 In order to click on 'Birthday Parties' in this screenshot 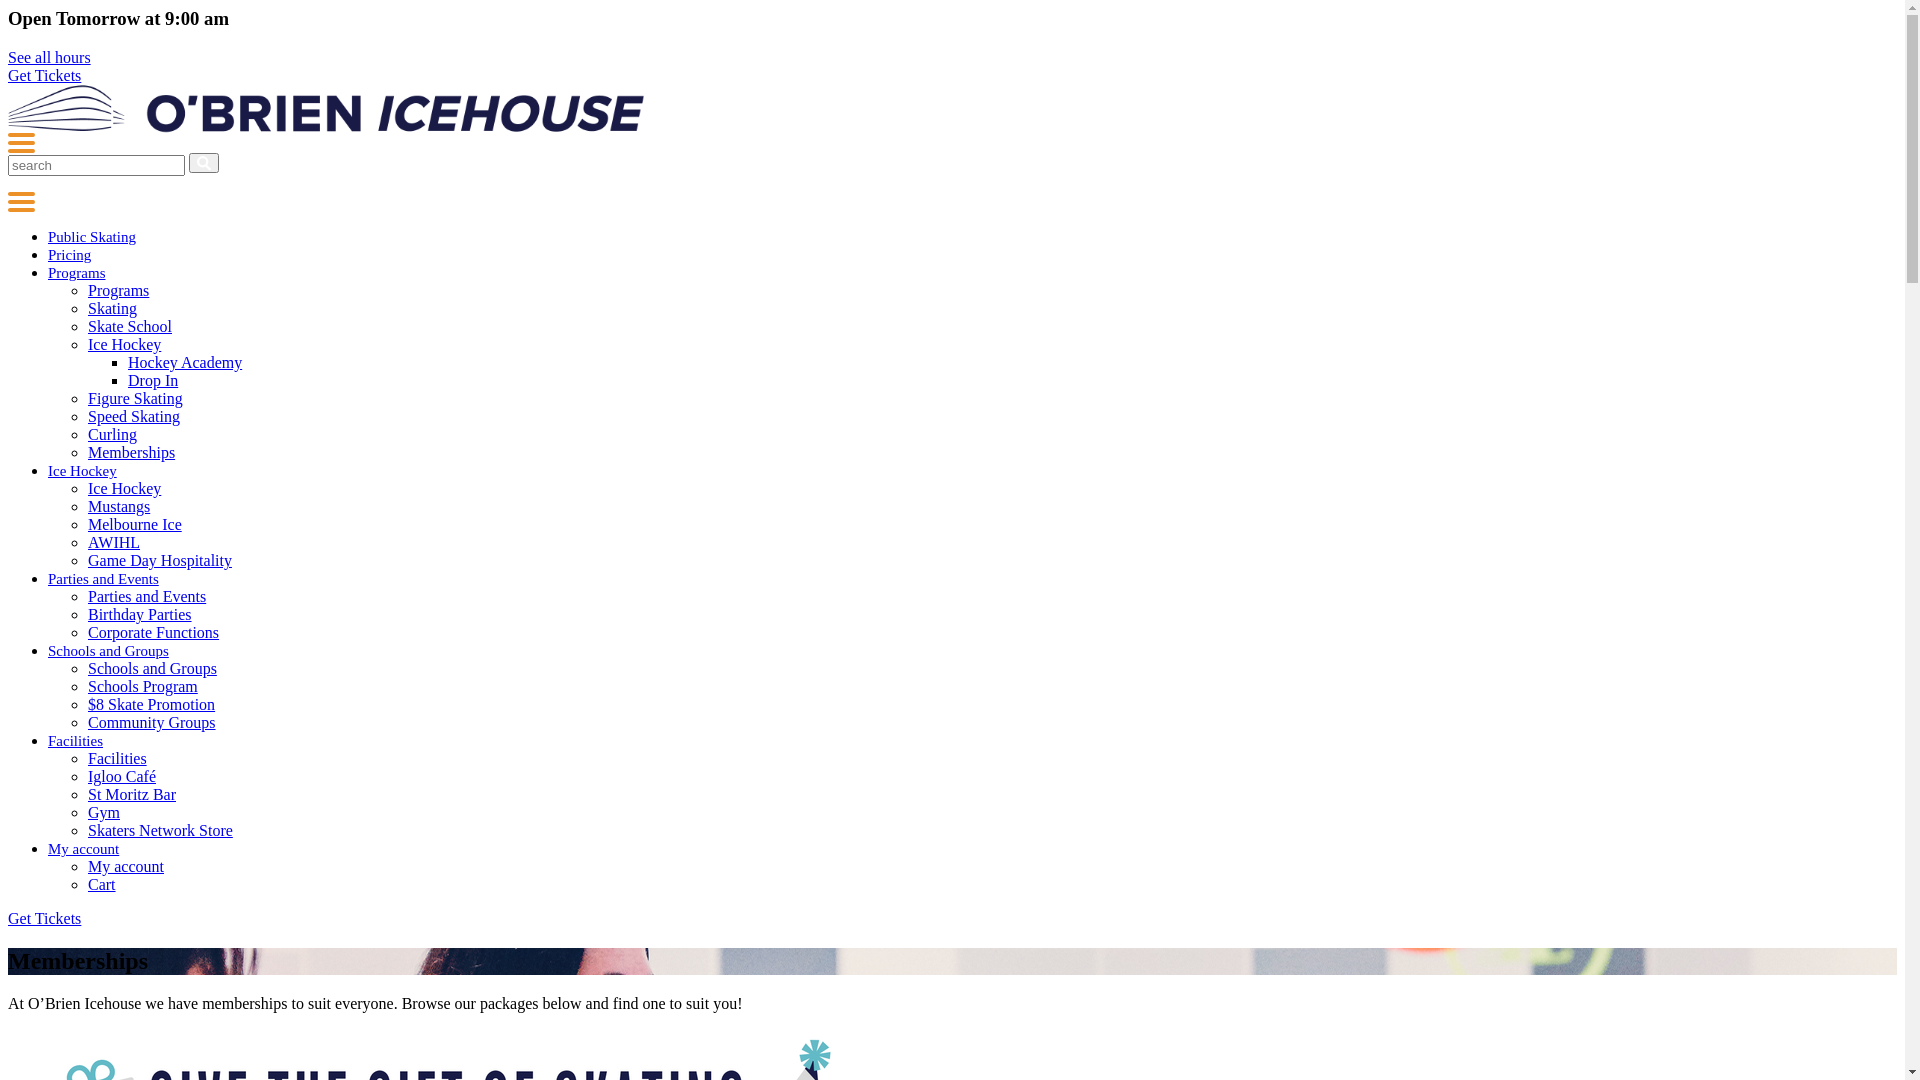, I will do `click(86, 613)`.